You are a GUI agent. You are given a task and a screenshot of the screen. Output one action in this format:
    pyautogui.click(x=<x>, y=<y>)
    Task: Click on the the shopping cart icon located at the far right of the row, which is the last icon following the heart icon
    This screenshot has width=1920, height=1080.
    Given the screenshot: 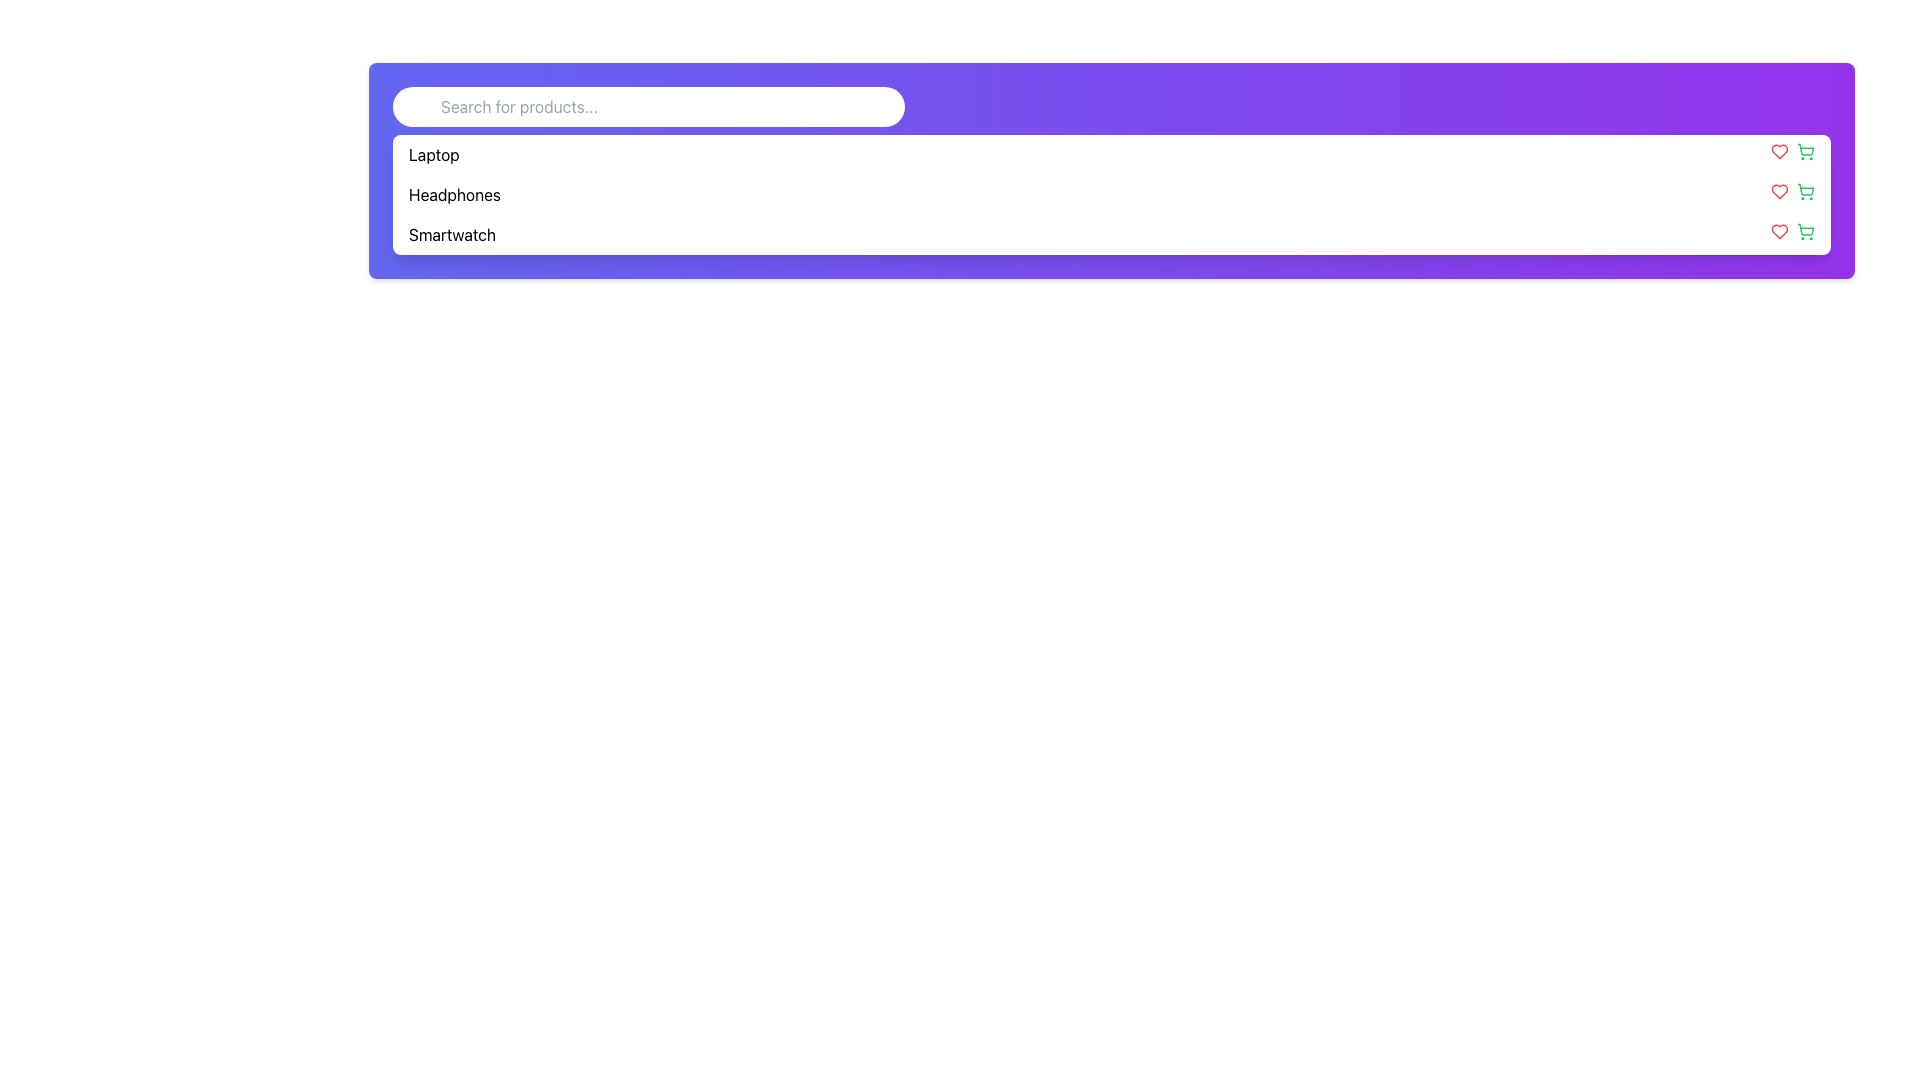 What is the action you would take?
    pyautogui.click(x=1805, y=230)
    